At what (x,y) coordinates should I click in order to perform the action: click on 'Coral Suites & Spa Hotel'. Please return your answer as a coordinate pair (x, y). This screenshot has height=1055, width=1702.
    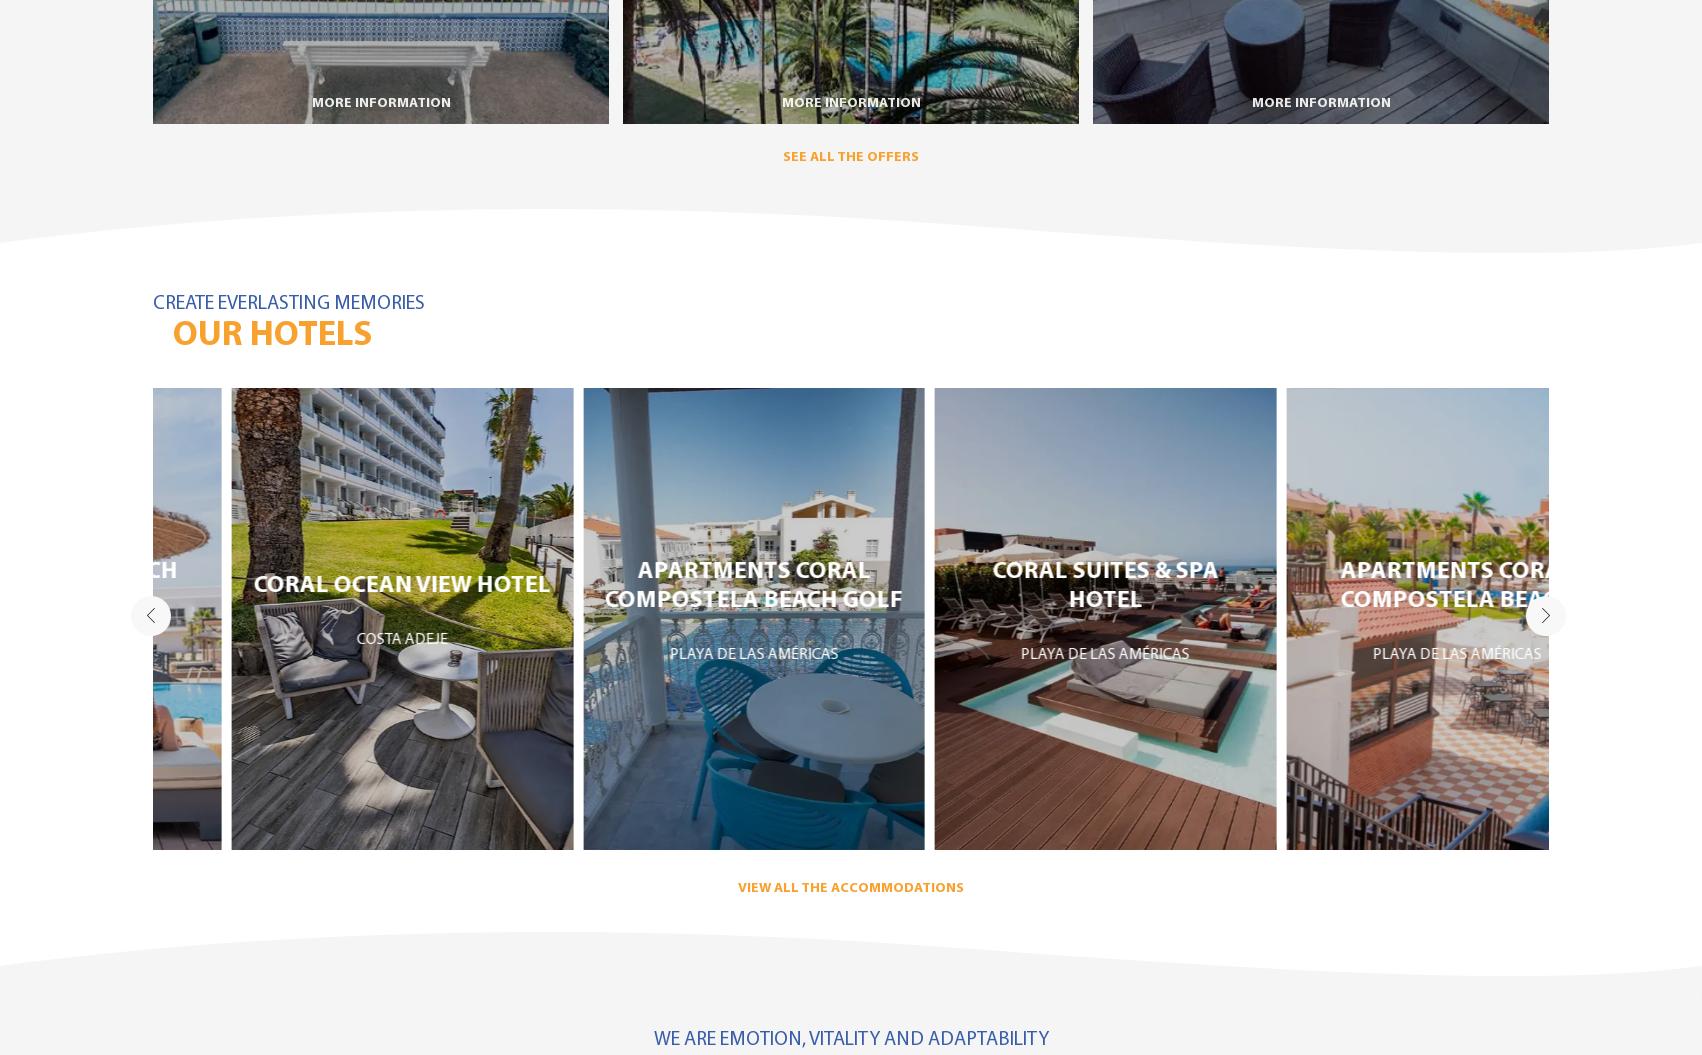
    Looking at the image, I should click on (1024, 584).